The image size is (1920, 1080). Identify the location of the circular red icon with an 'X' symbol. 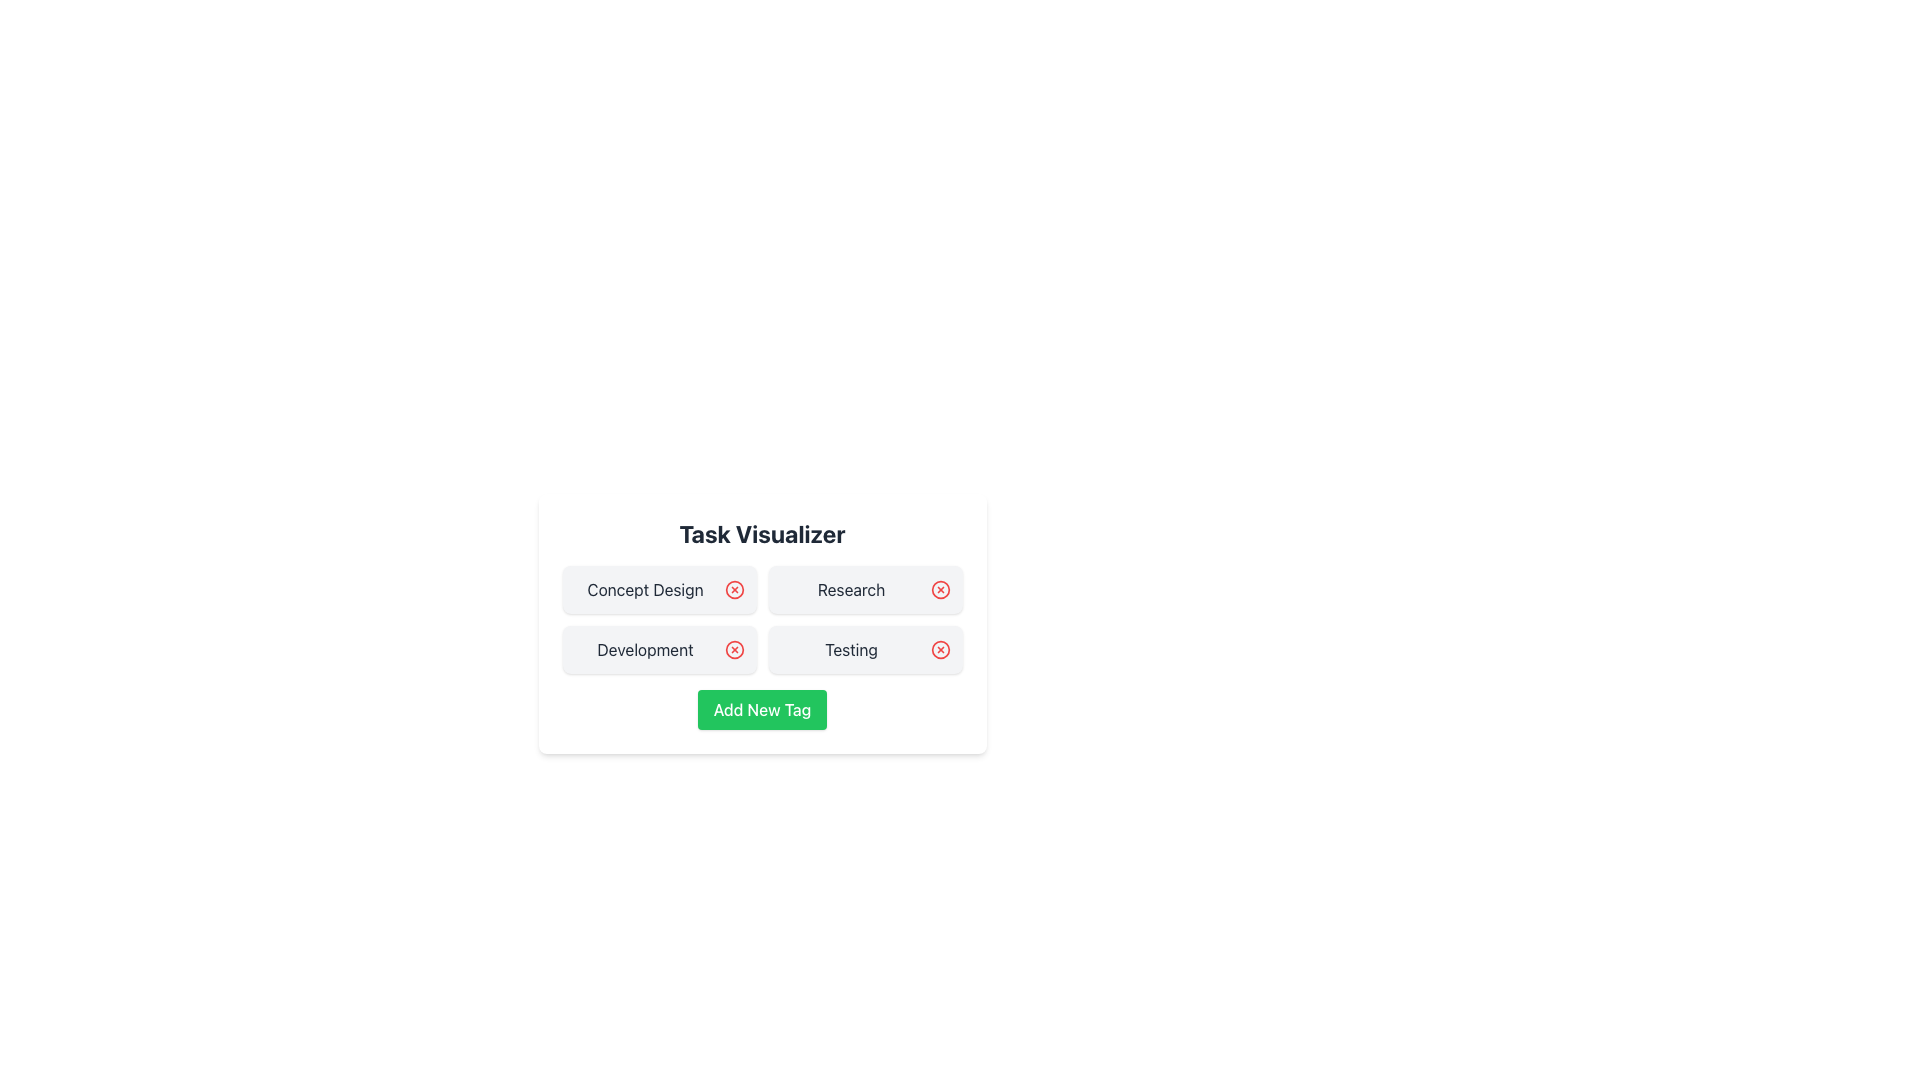
(939, 650).